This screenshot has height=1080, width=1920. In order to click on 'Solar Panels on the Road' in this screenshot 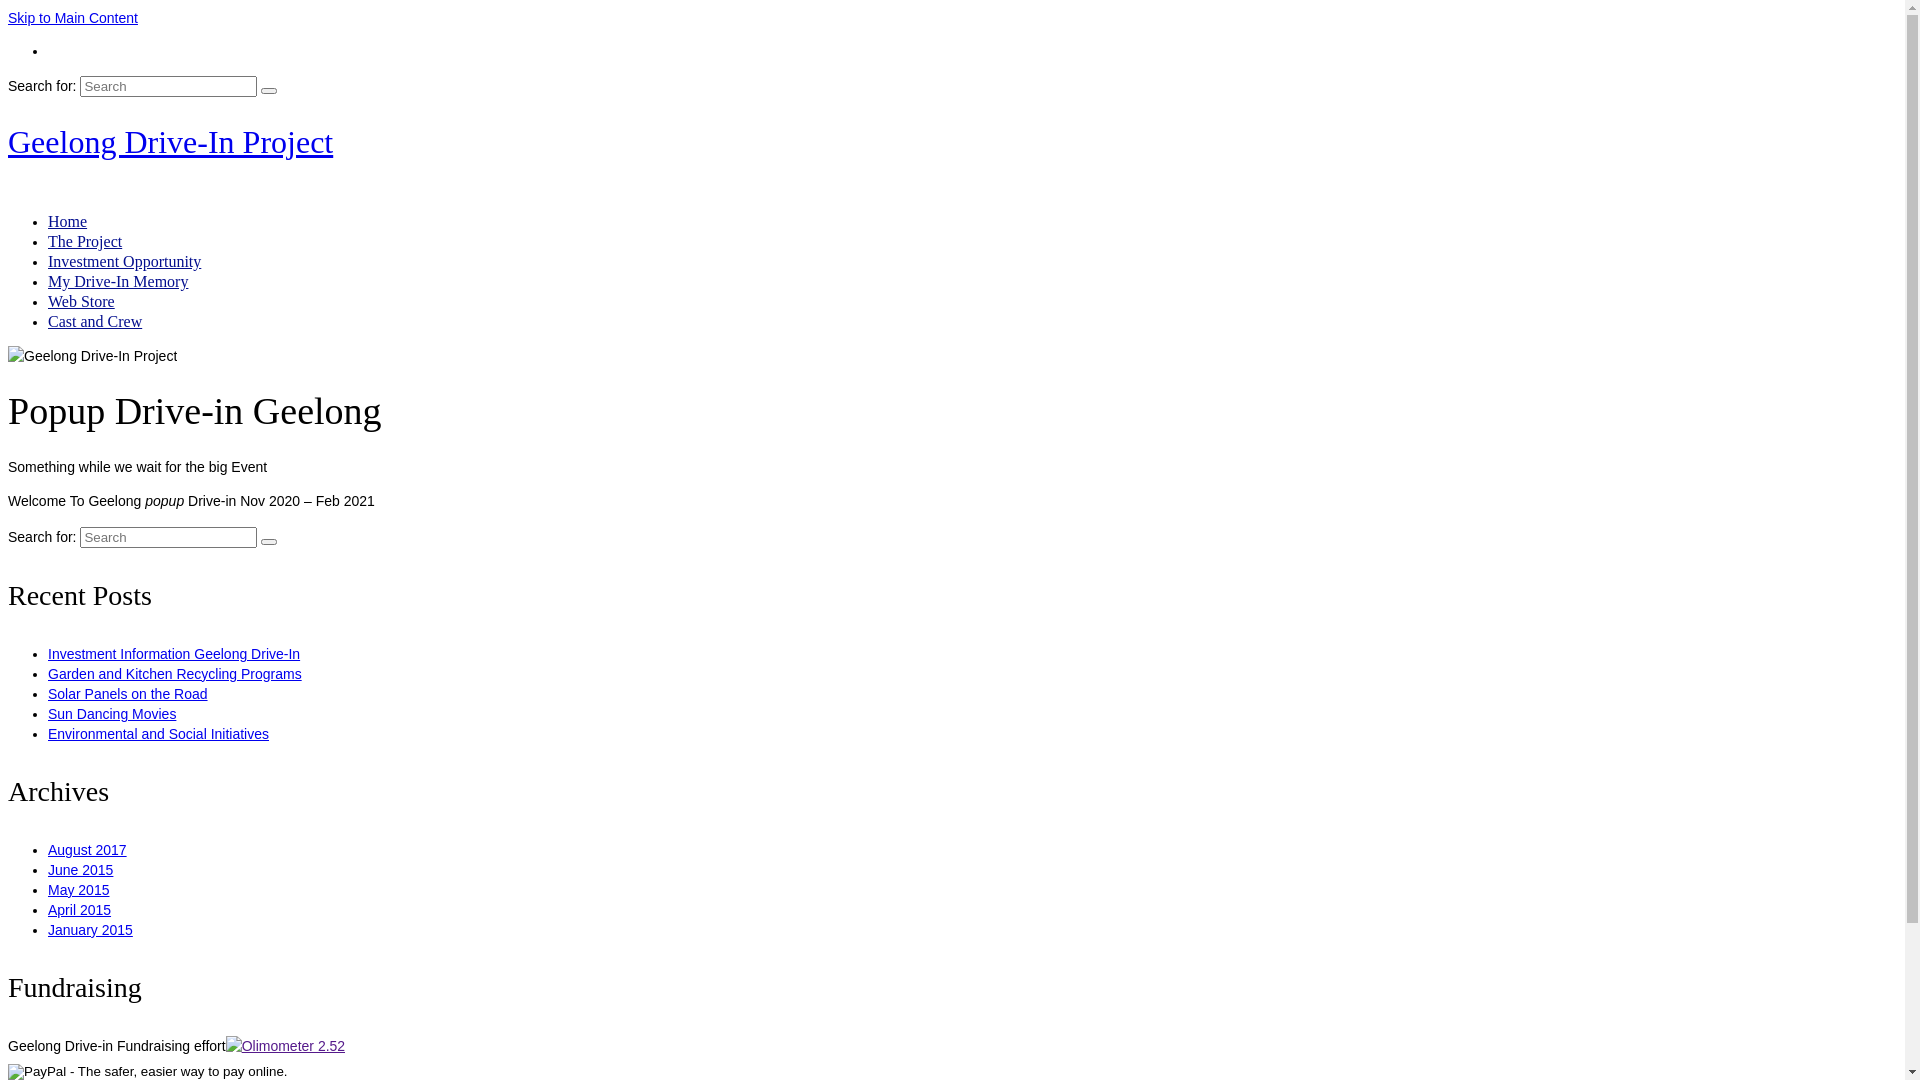, I will do `click(127, 693)`.